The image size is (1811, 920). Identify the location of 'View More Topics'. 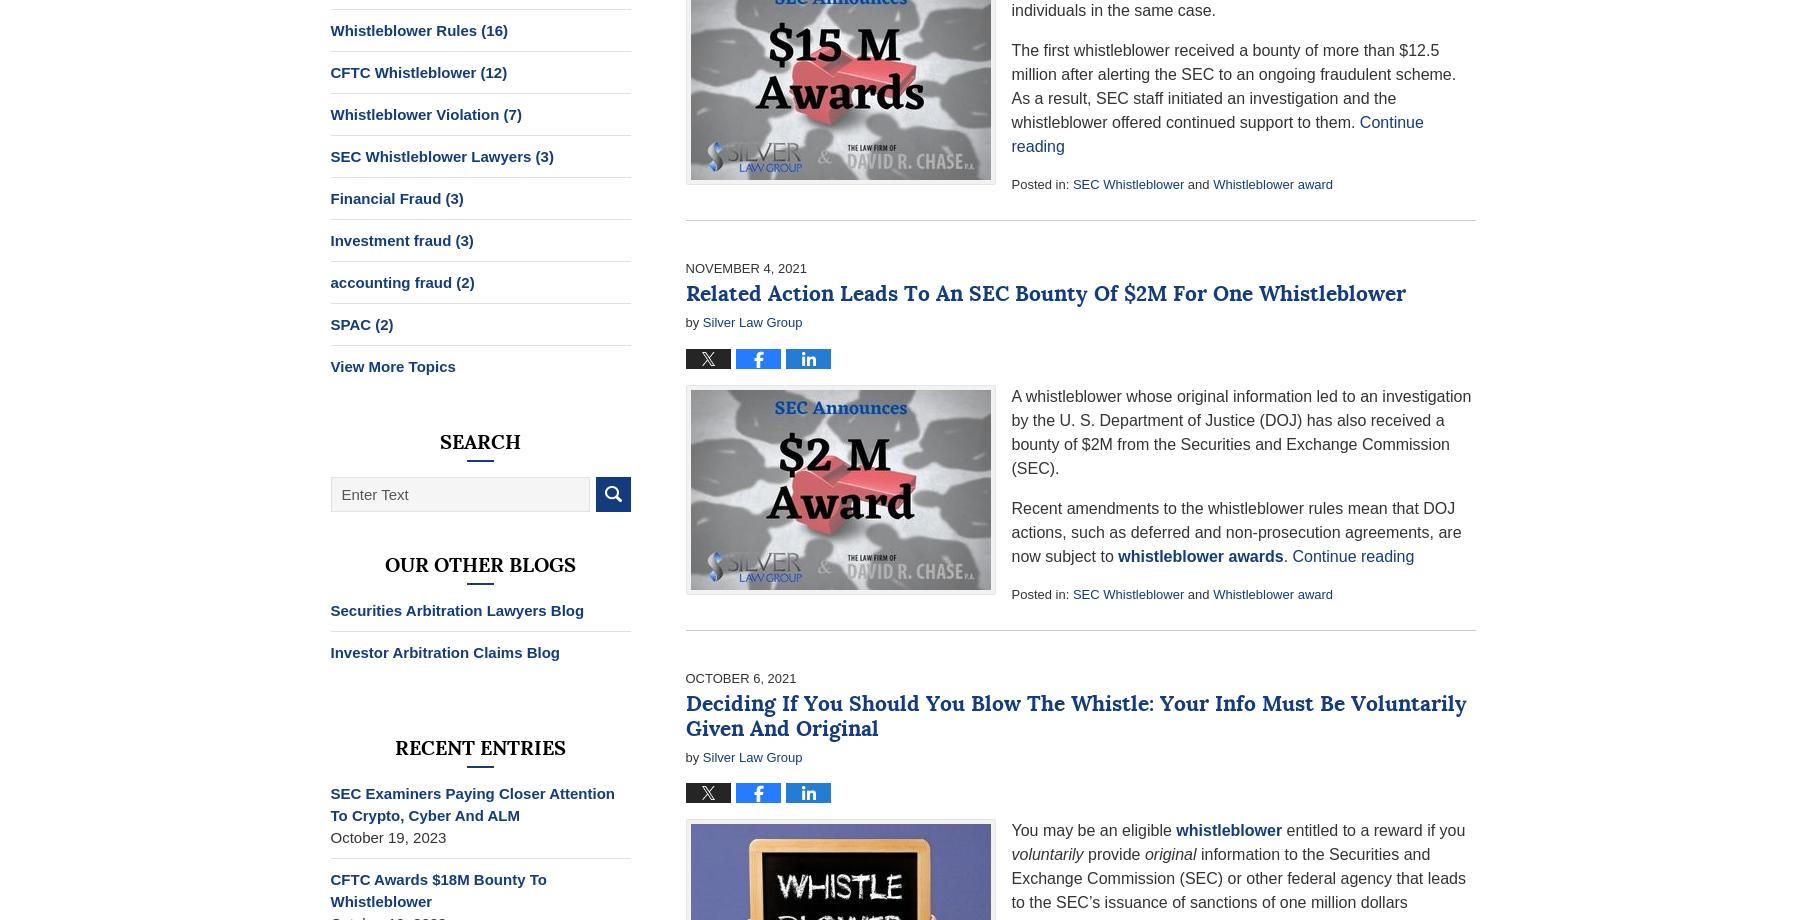
(391, 365).